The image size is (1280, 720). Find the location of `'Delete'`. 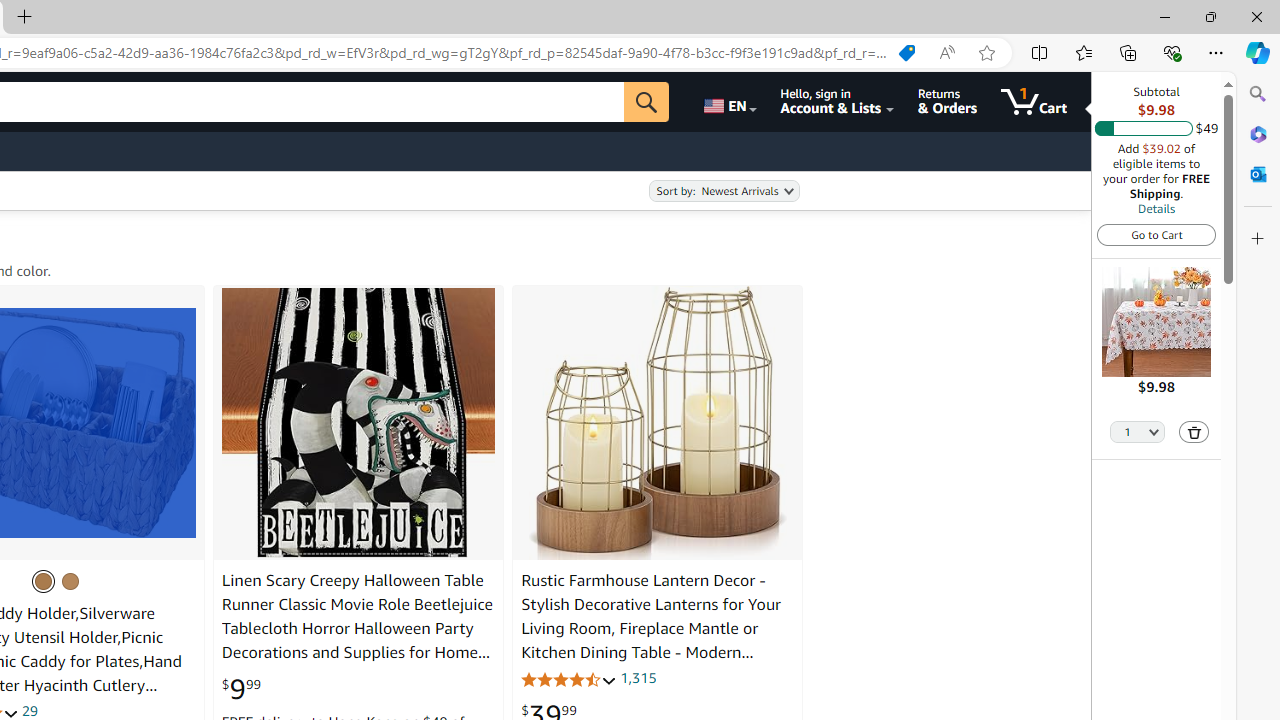

'Delete' is located at coordinates (1194, 431).